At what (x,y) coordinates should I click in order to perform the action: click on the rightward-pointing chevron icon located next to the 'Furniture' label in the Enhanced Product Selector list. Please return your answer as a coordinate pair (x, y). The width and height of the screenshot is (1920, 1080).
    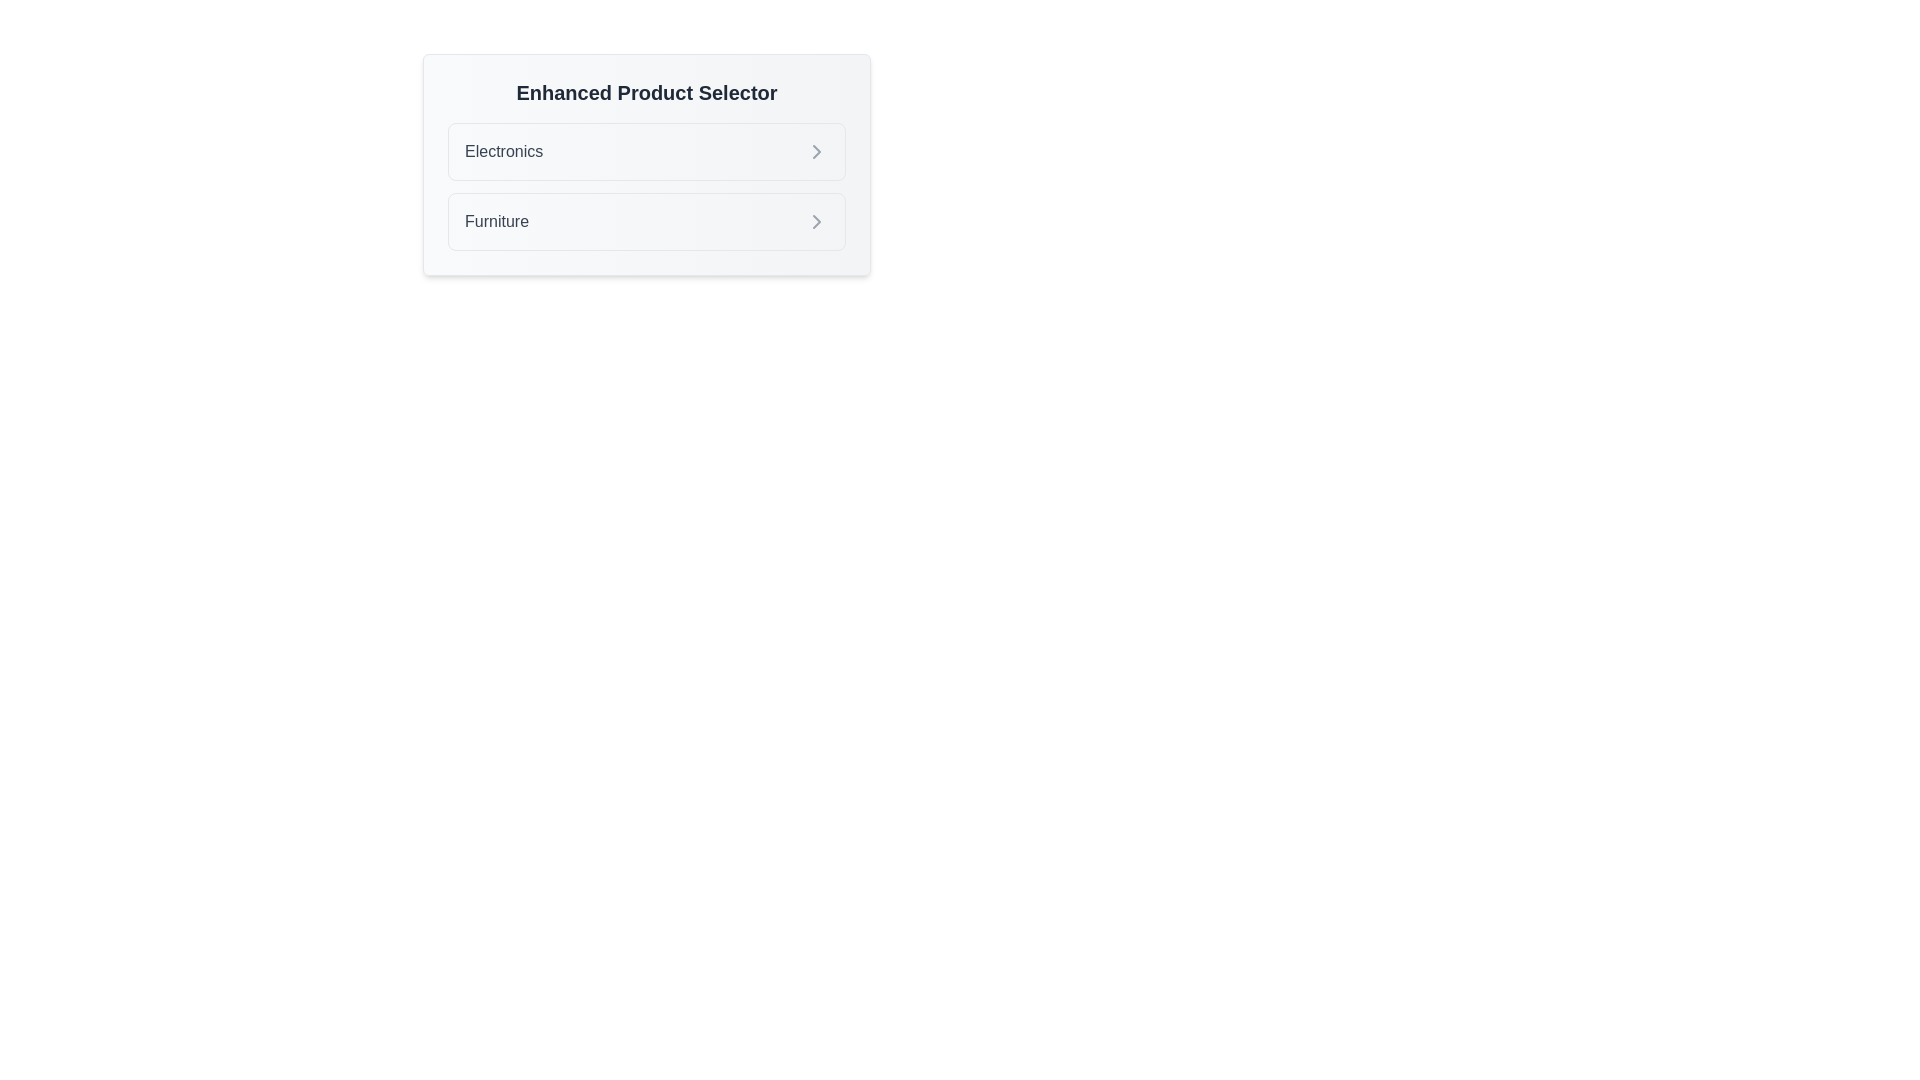
    Looking at the image, I should click on (816, 222).